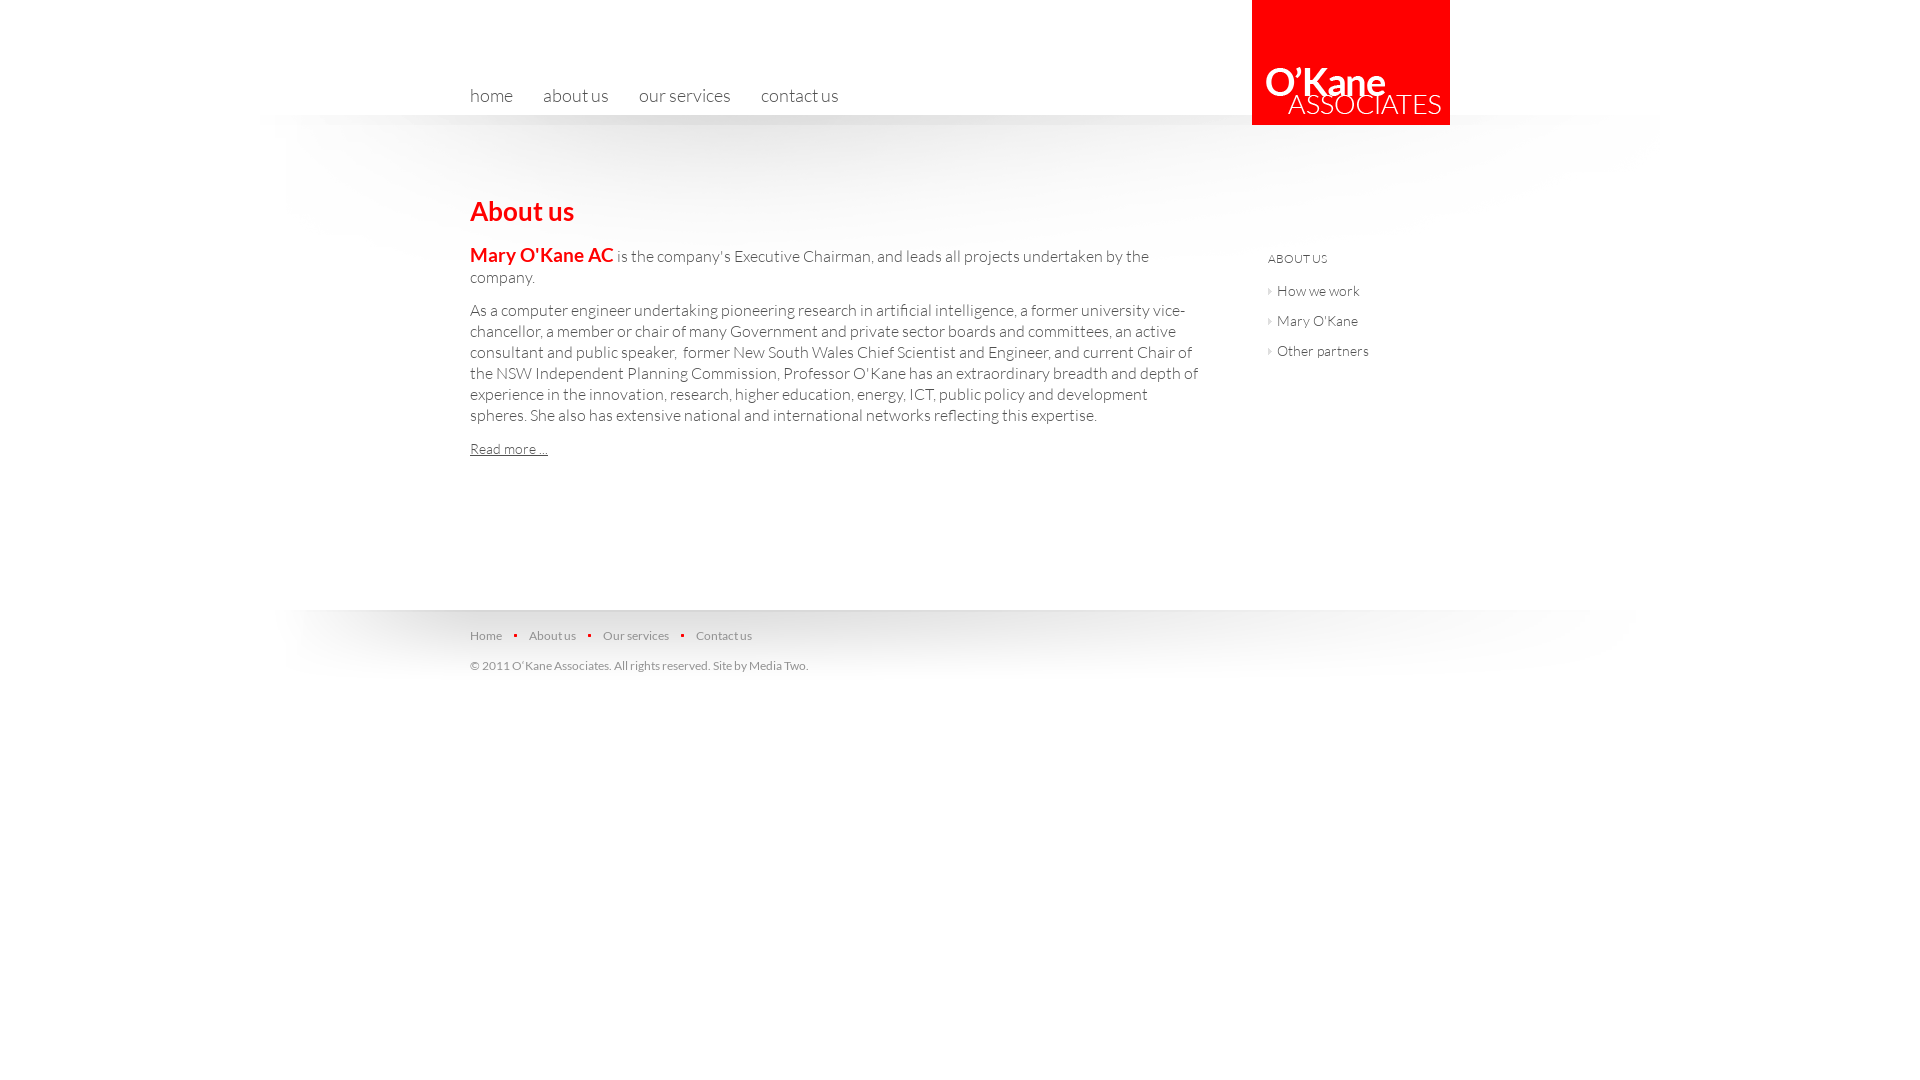  Describe the element at coordinates (1350, 293) in the screenshot. I see `'How we work'` at that location.